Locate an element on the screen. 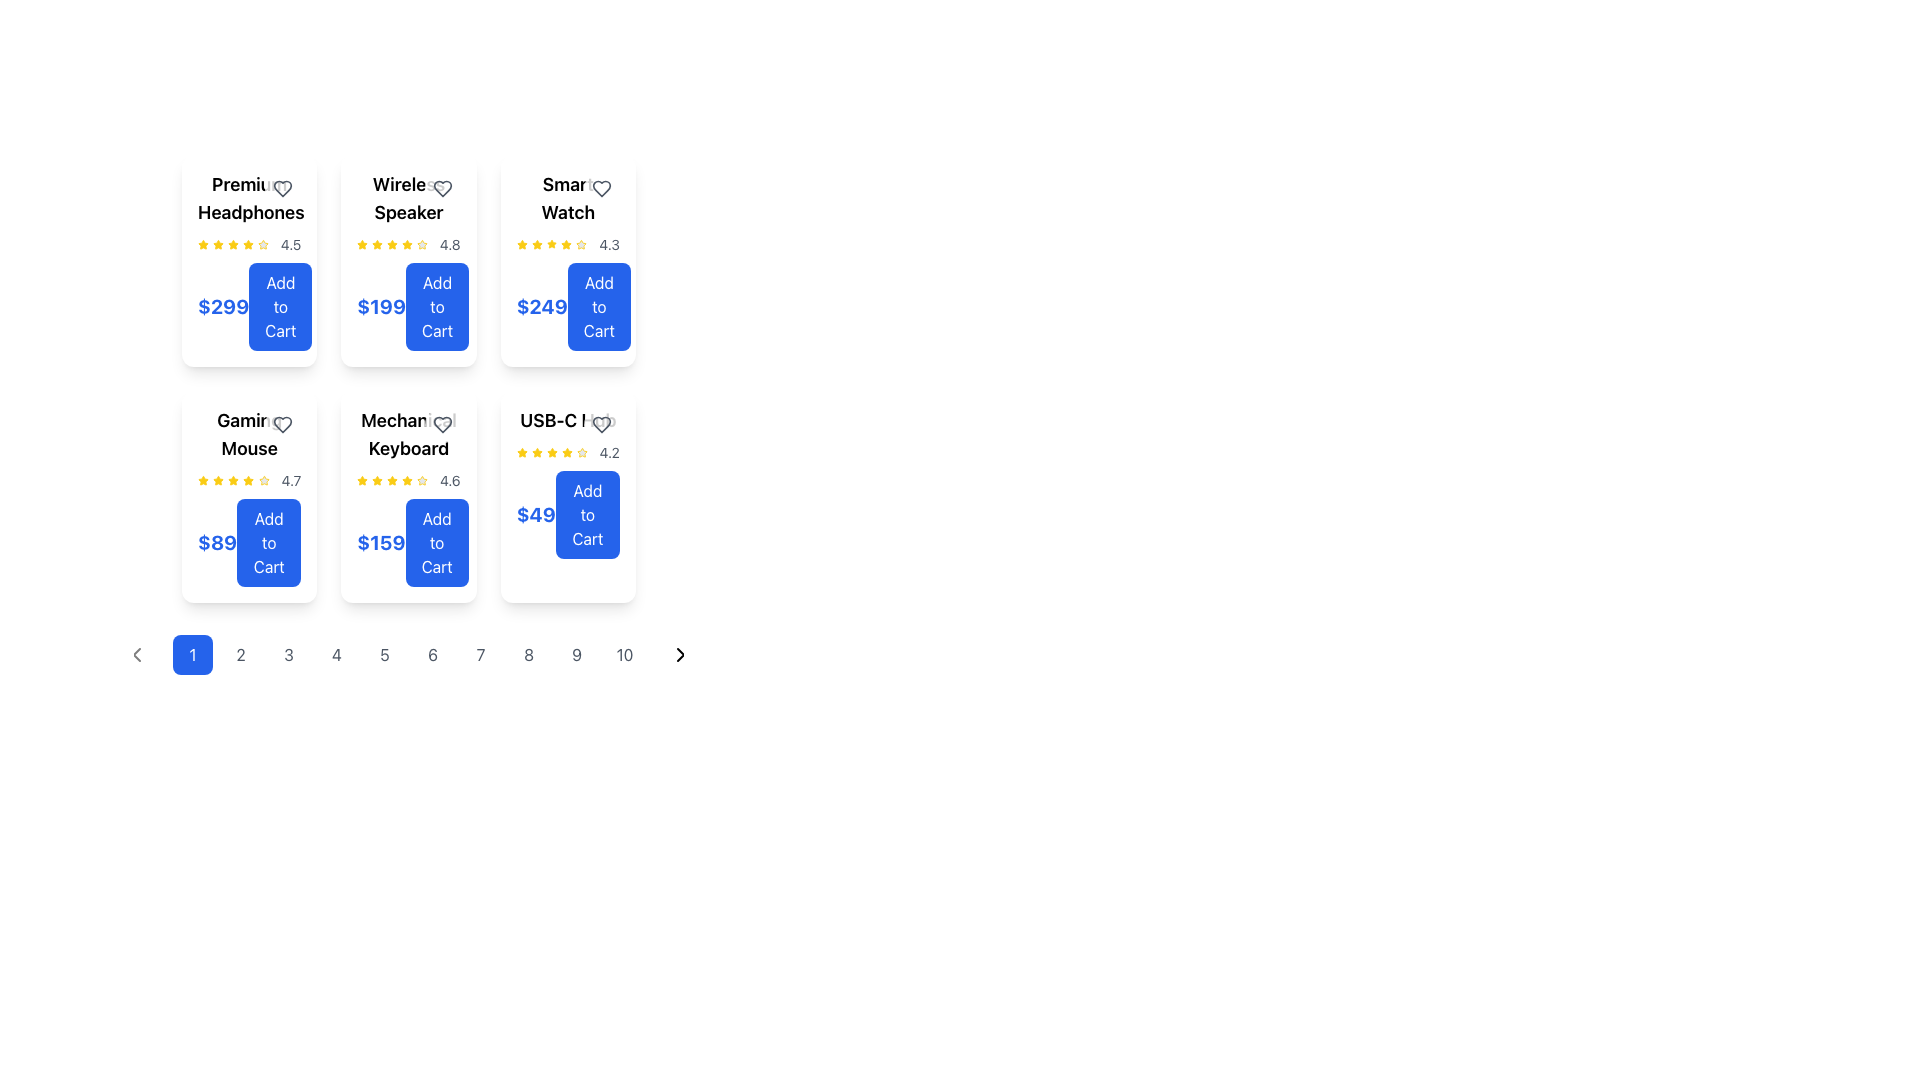 The width and height of the screenshot is (1920, 1080). the Rating display with stars and numerical text for the 'Gaming Mouse' product, which is located below its title and above the price and 'Add to Cart' button is located at coordinates (248, 481).